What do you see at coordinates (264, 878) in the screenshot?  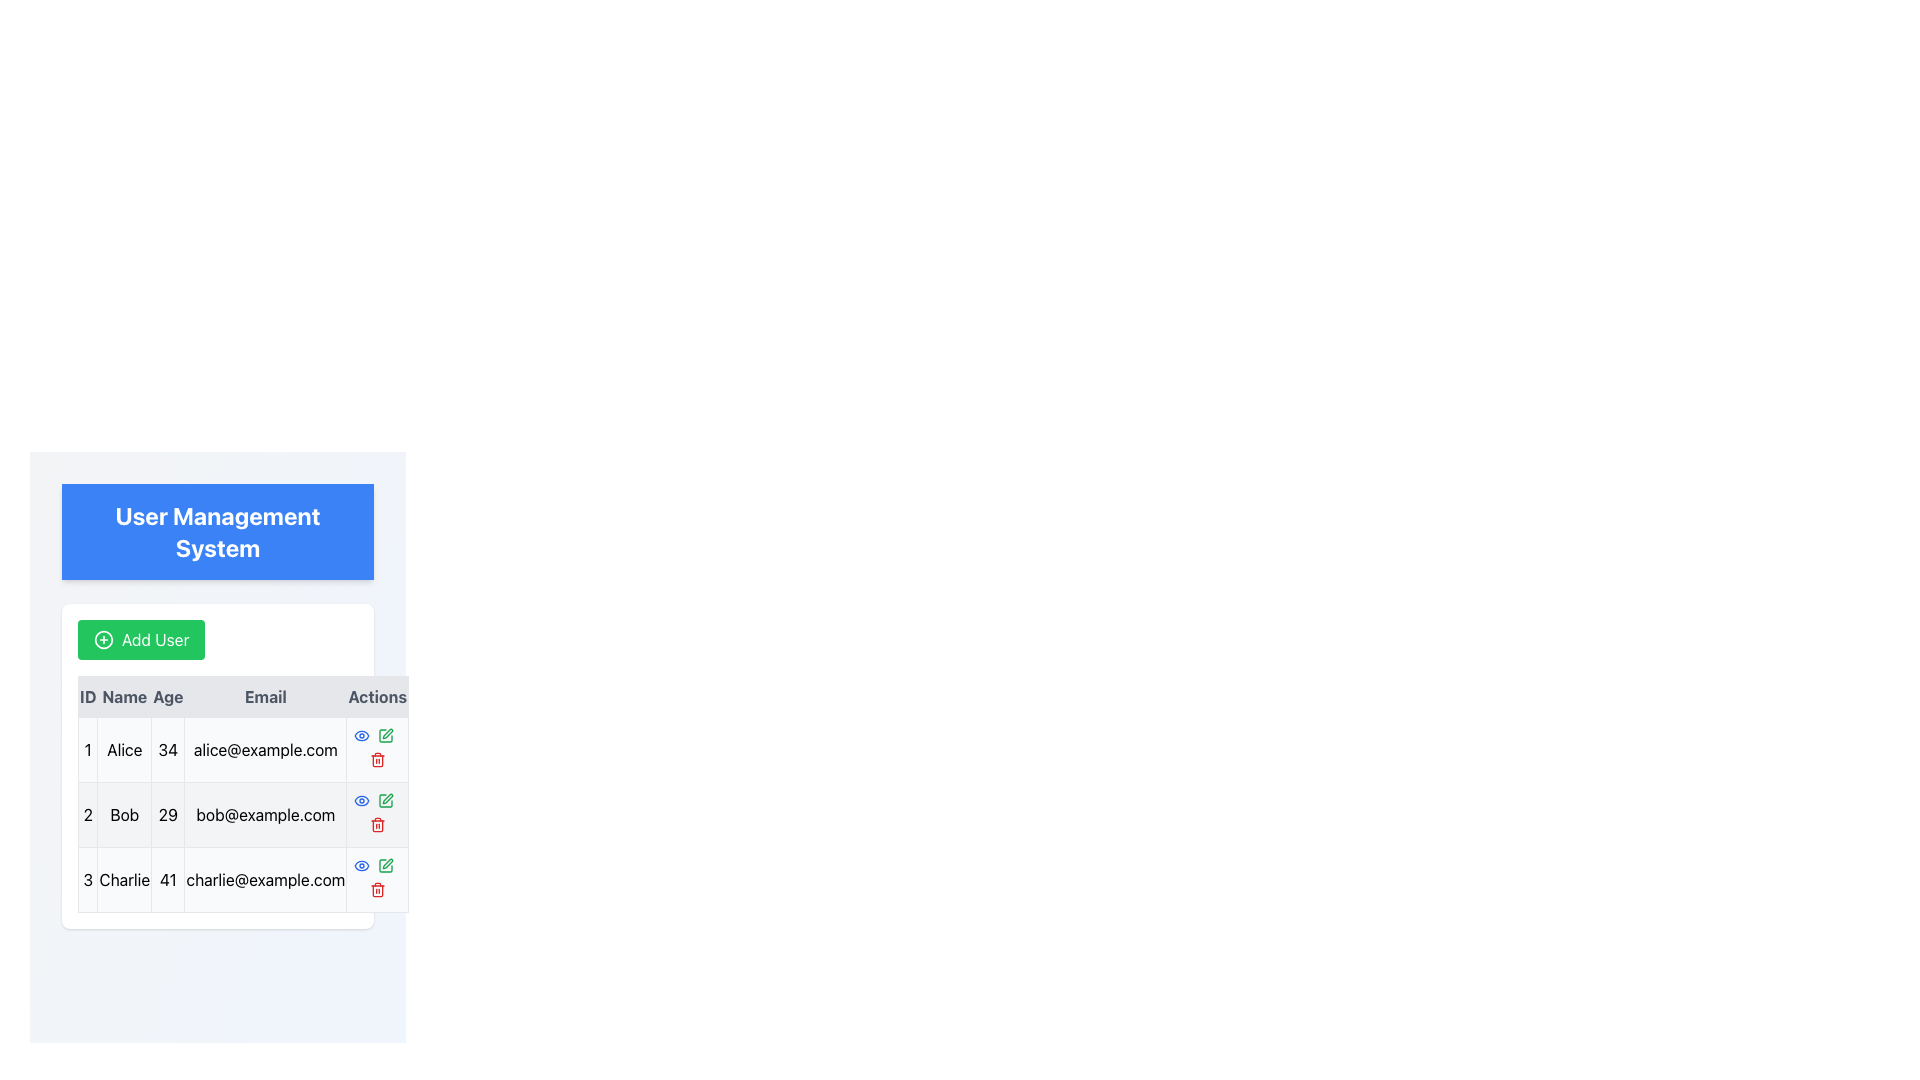 I see `the text label displaying the email 'charlie@example.com' located in the fourth column of the third row in the data table` at bounding box center [264, 878].